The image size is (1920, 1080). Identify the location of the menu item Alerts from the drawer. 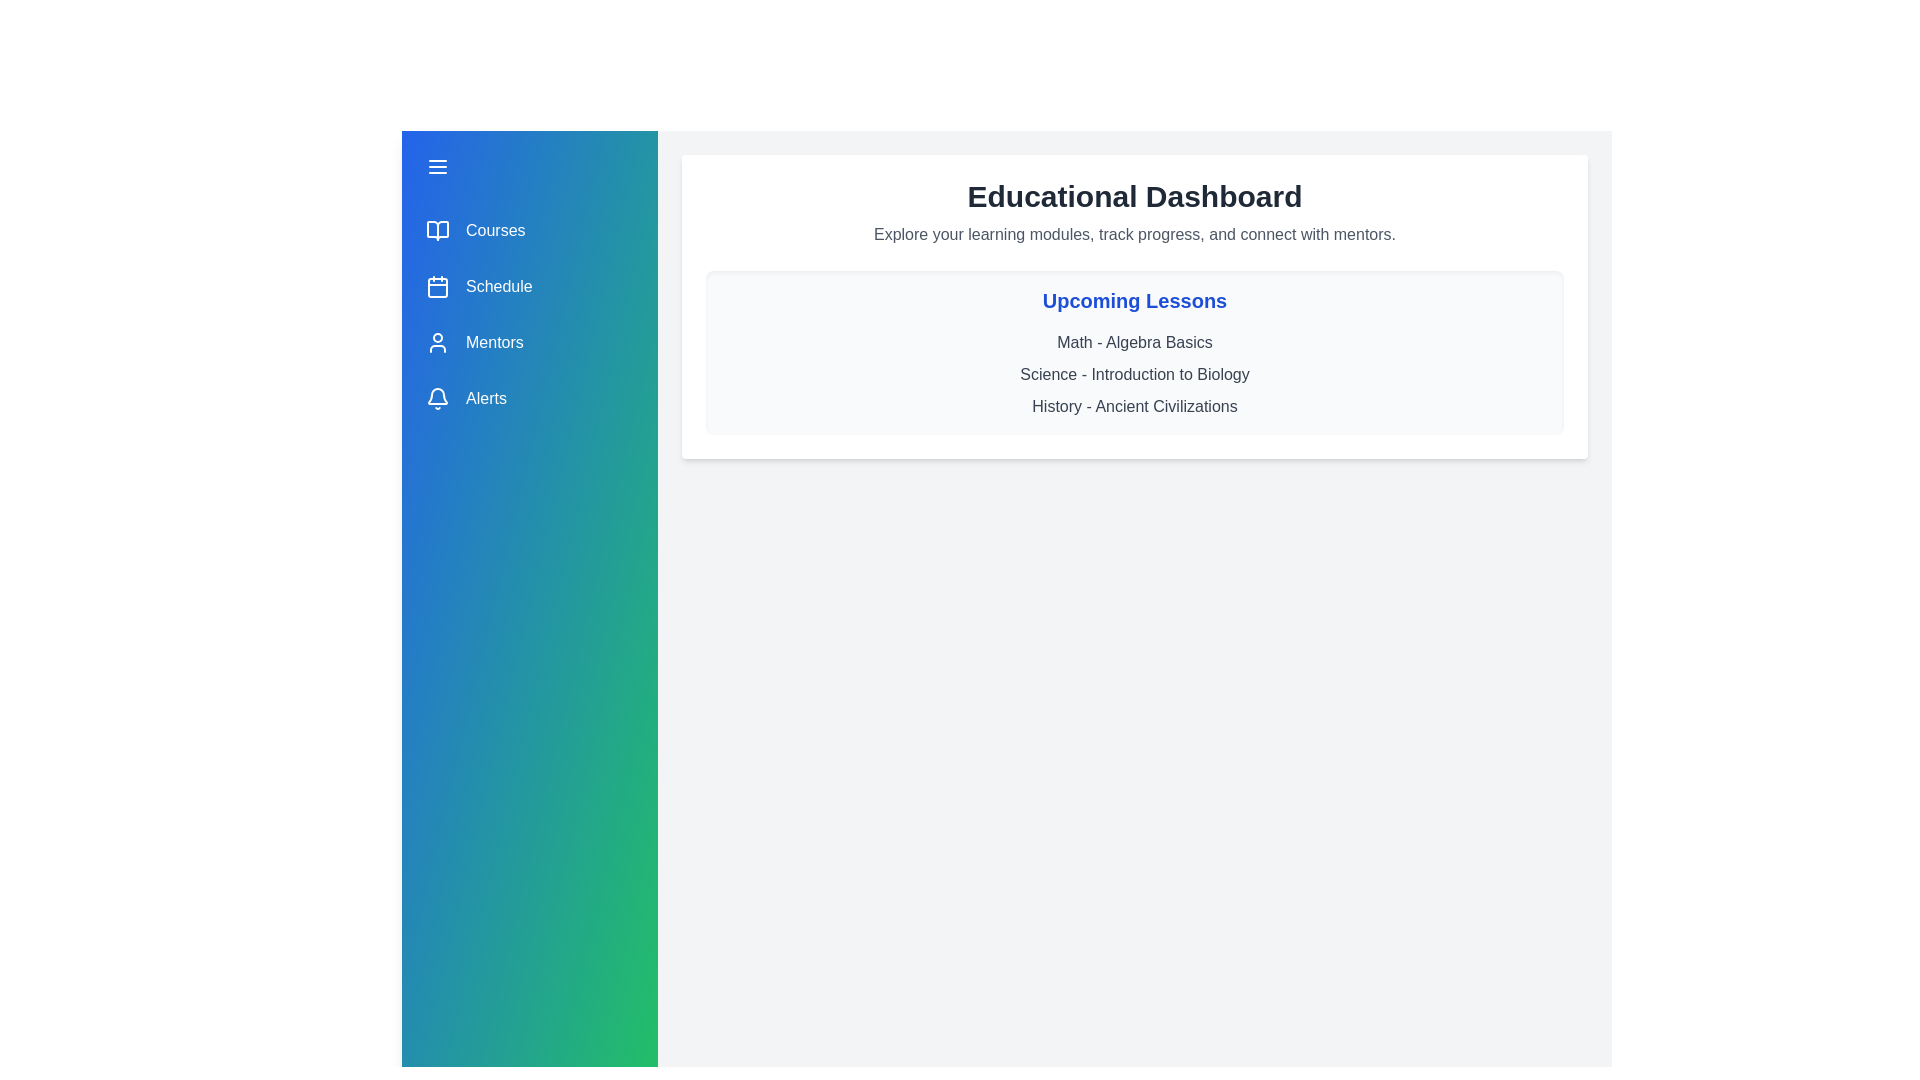
(529, 398).